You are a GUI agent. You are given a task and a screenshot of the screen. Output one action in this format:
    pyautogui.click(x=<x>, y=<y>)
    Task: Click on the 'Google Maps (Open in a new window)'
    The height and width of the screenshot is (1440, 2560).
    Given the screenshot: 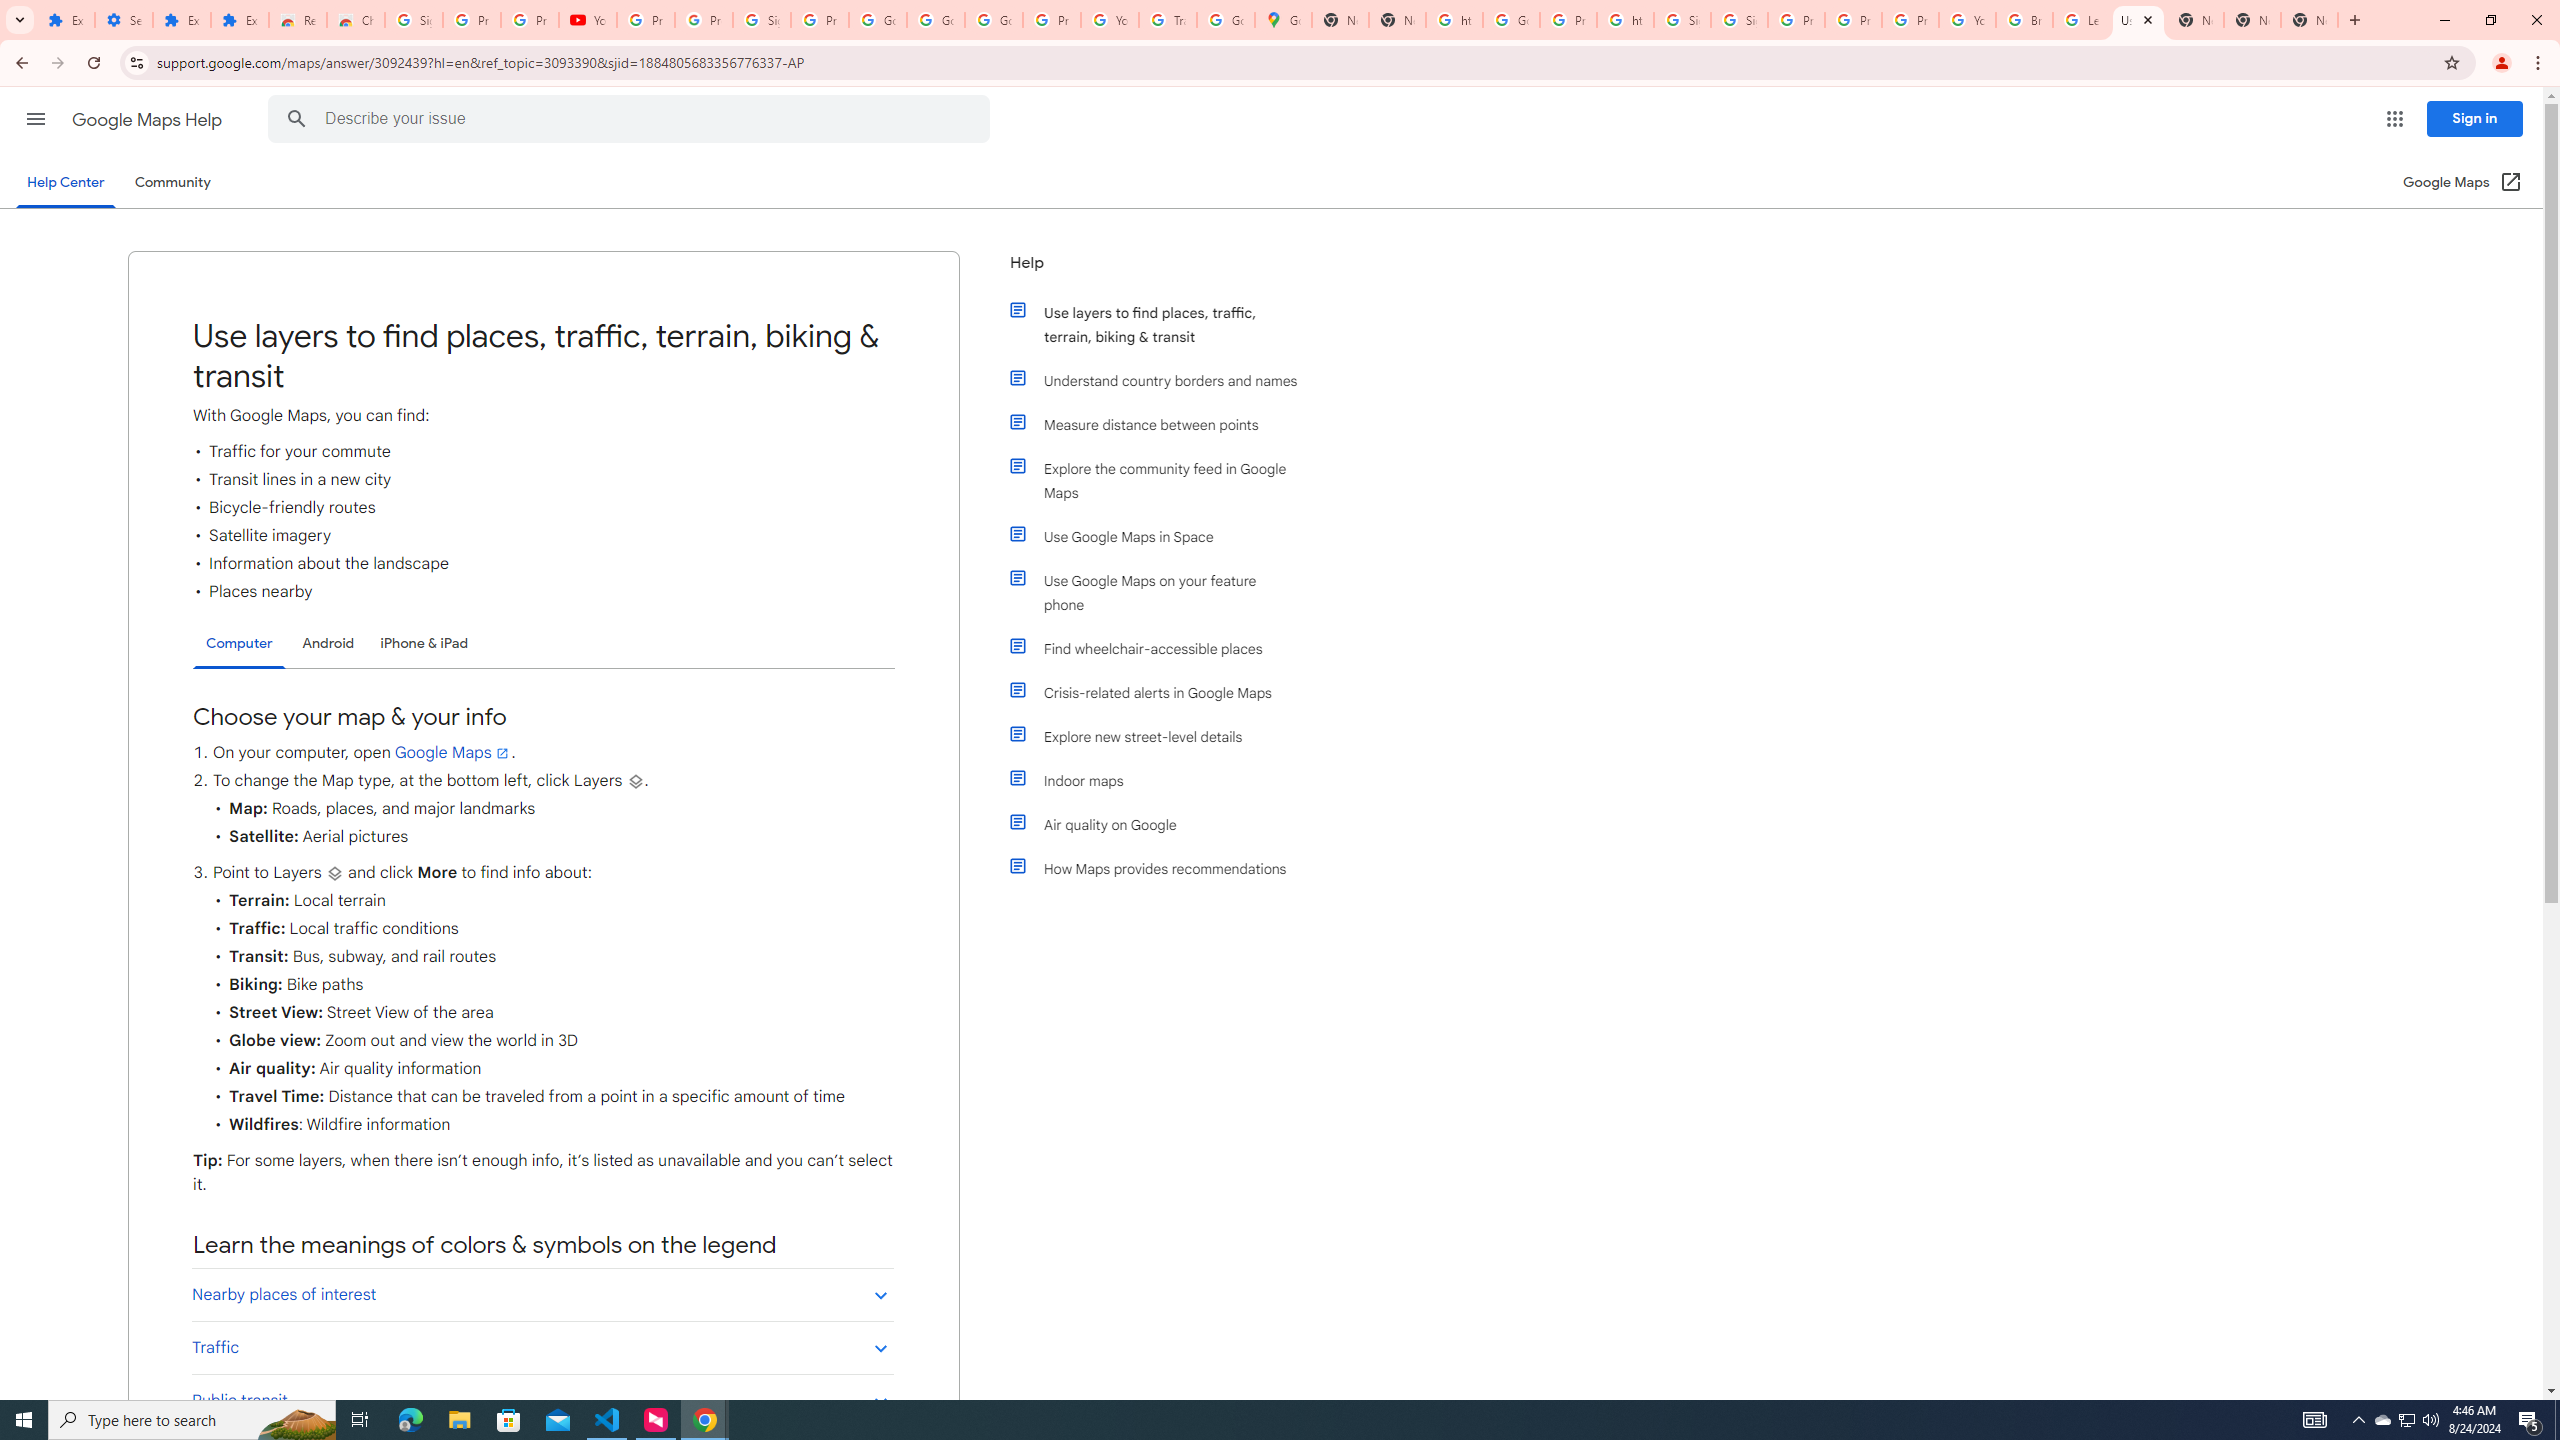 What is the action you would take?
    pyautogui.click(x=2462, y=181)
    